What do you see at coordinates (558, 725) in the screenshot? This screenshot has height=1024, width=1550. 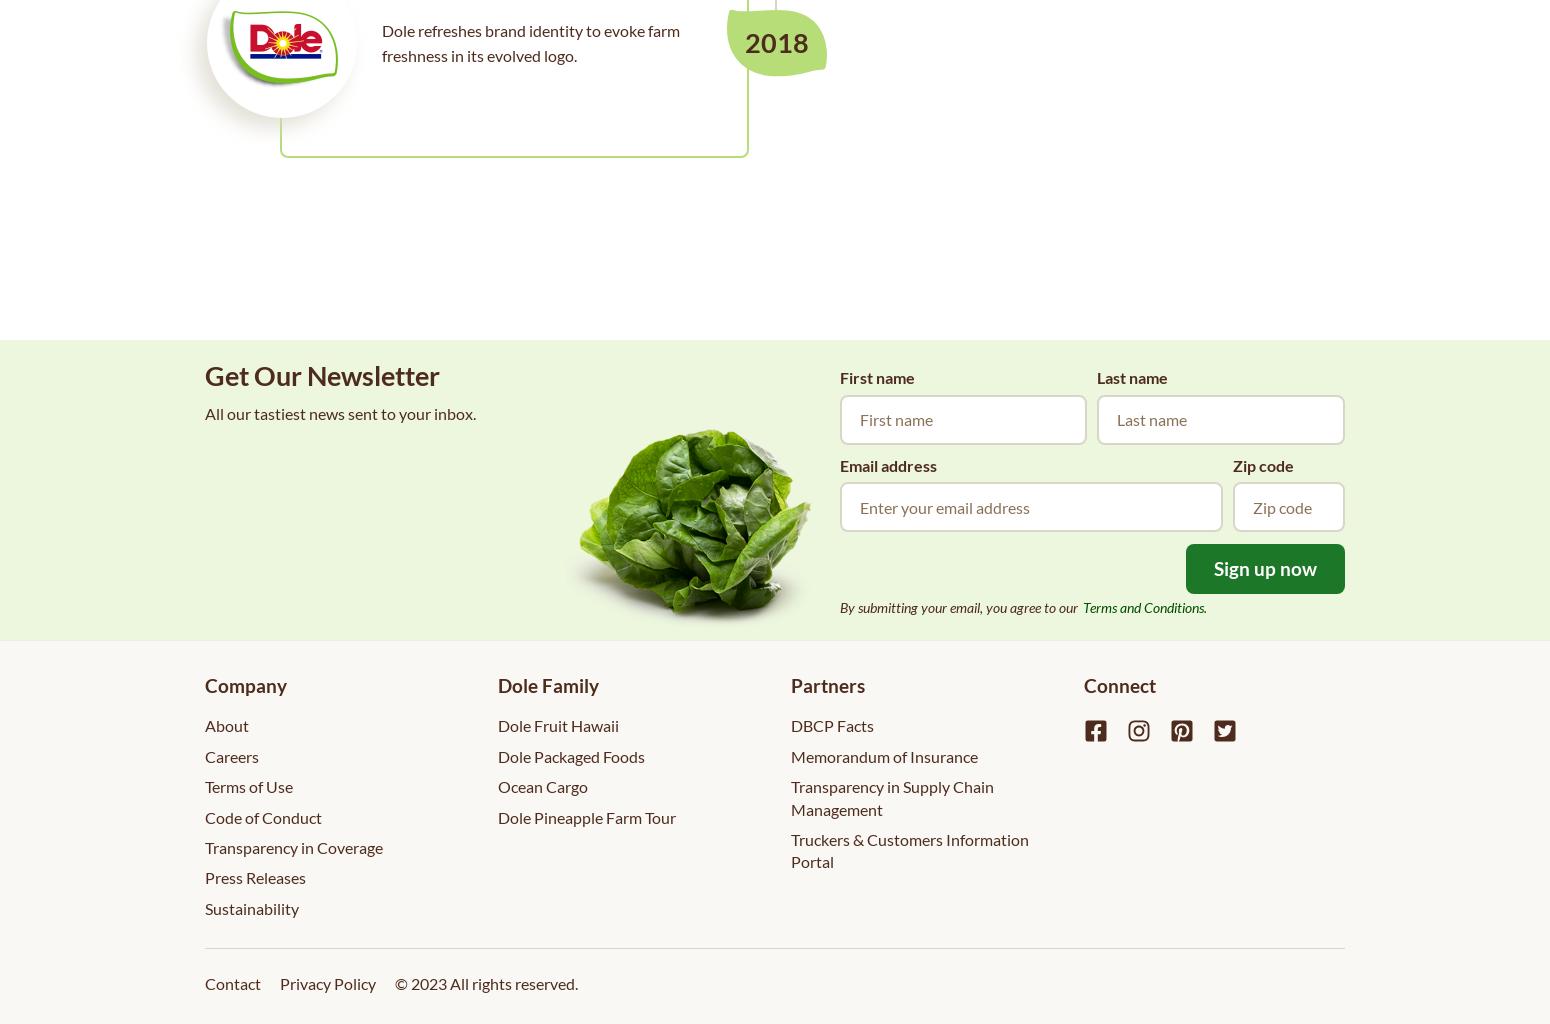 I see `'Dole Fruit Hawaii'` at bounding box center [558, 725].